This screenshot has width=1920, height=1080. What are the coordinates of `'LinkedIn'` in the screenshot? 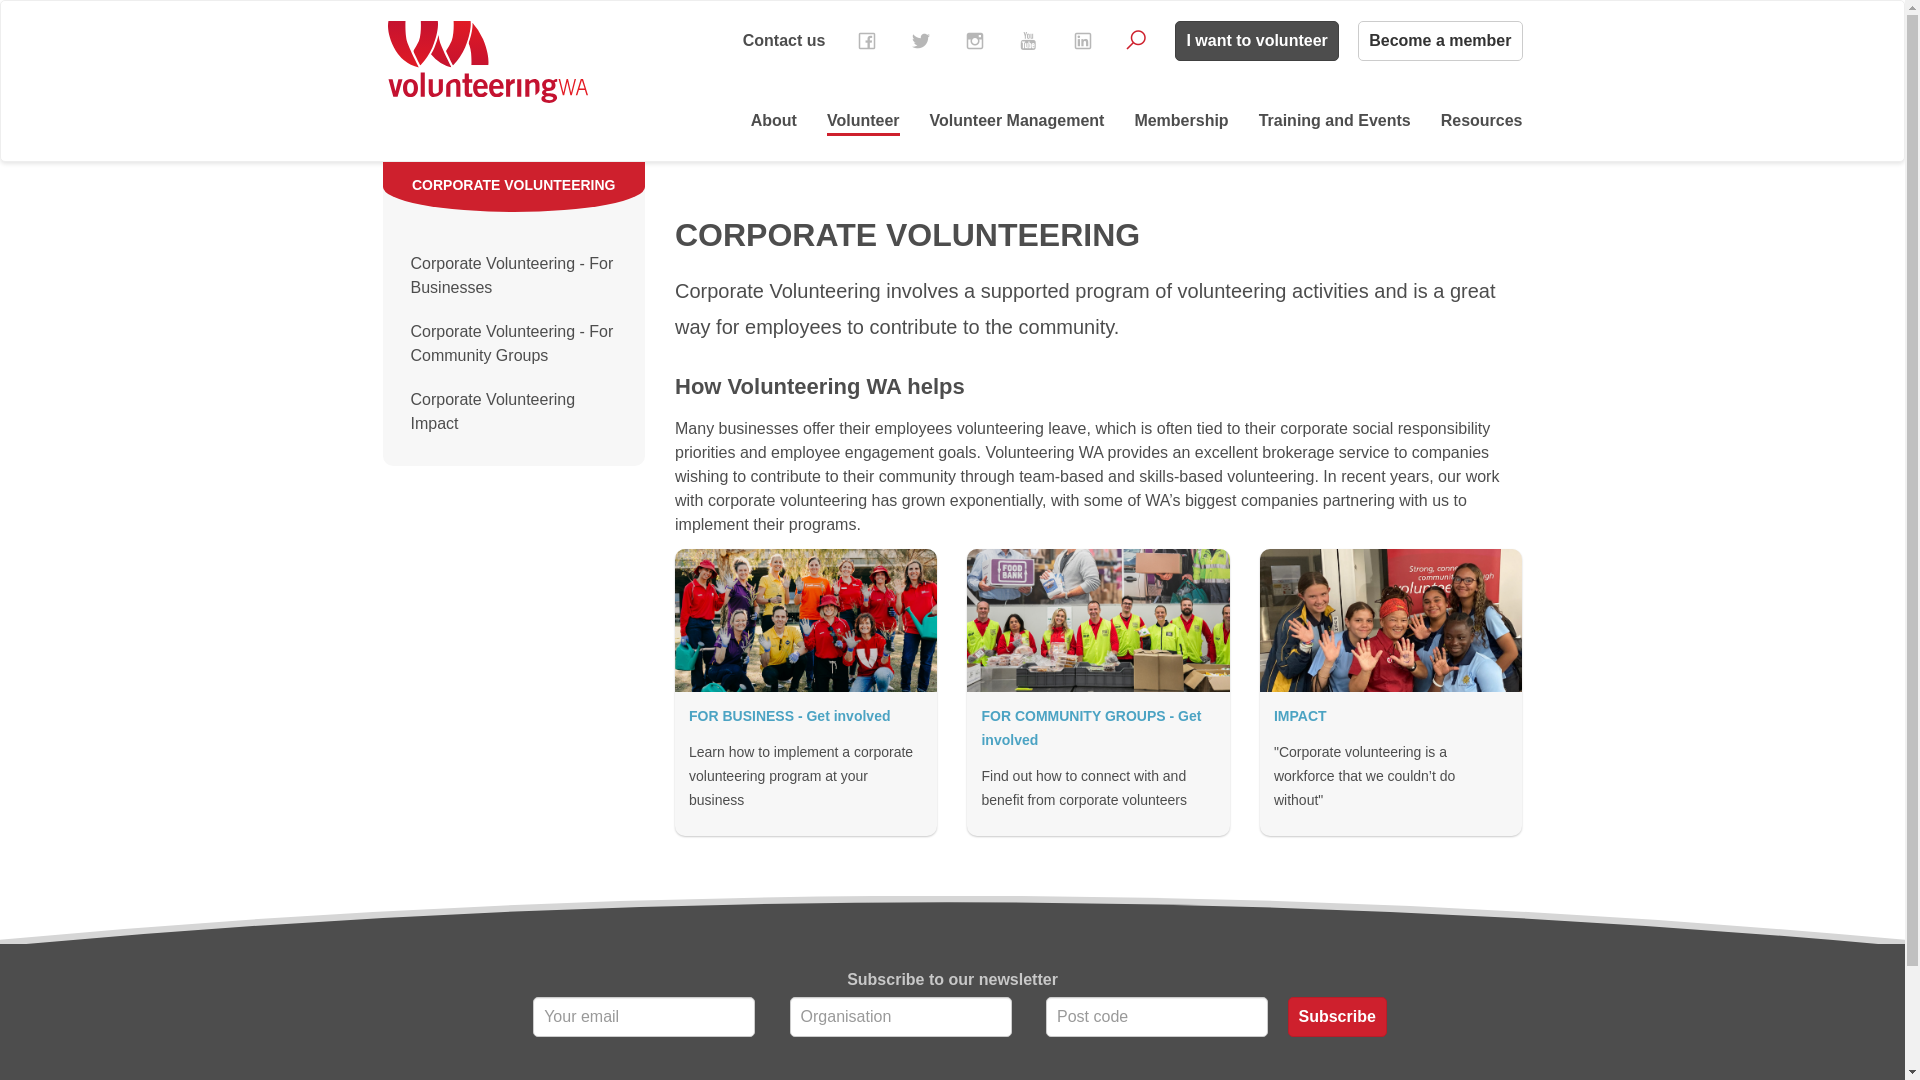 It's located at (1055, 41).